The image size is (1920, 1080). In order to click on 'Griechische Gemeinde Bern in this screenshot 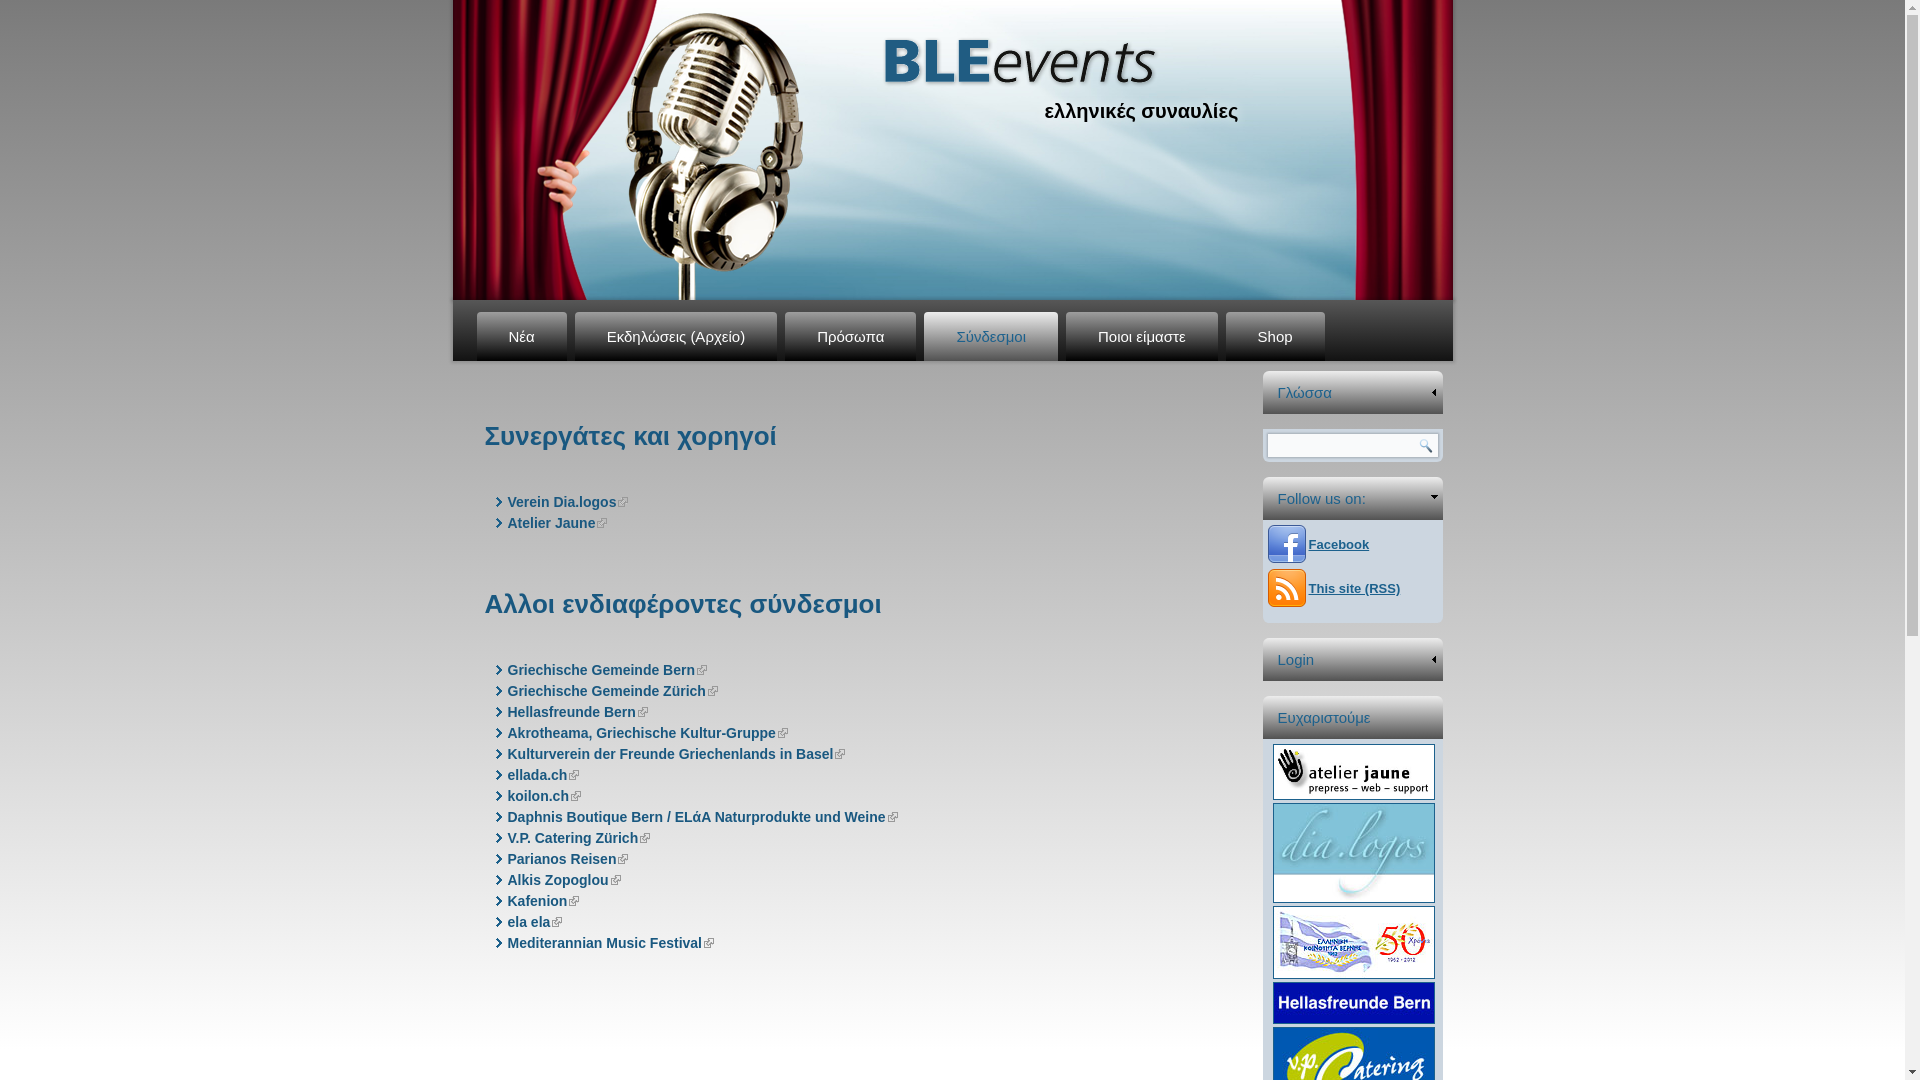, I will do `click(607, 670)`.